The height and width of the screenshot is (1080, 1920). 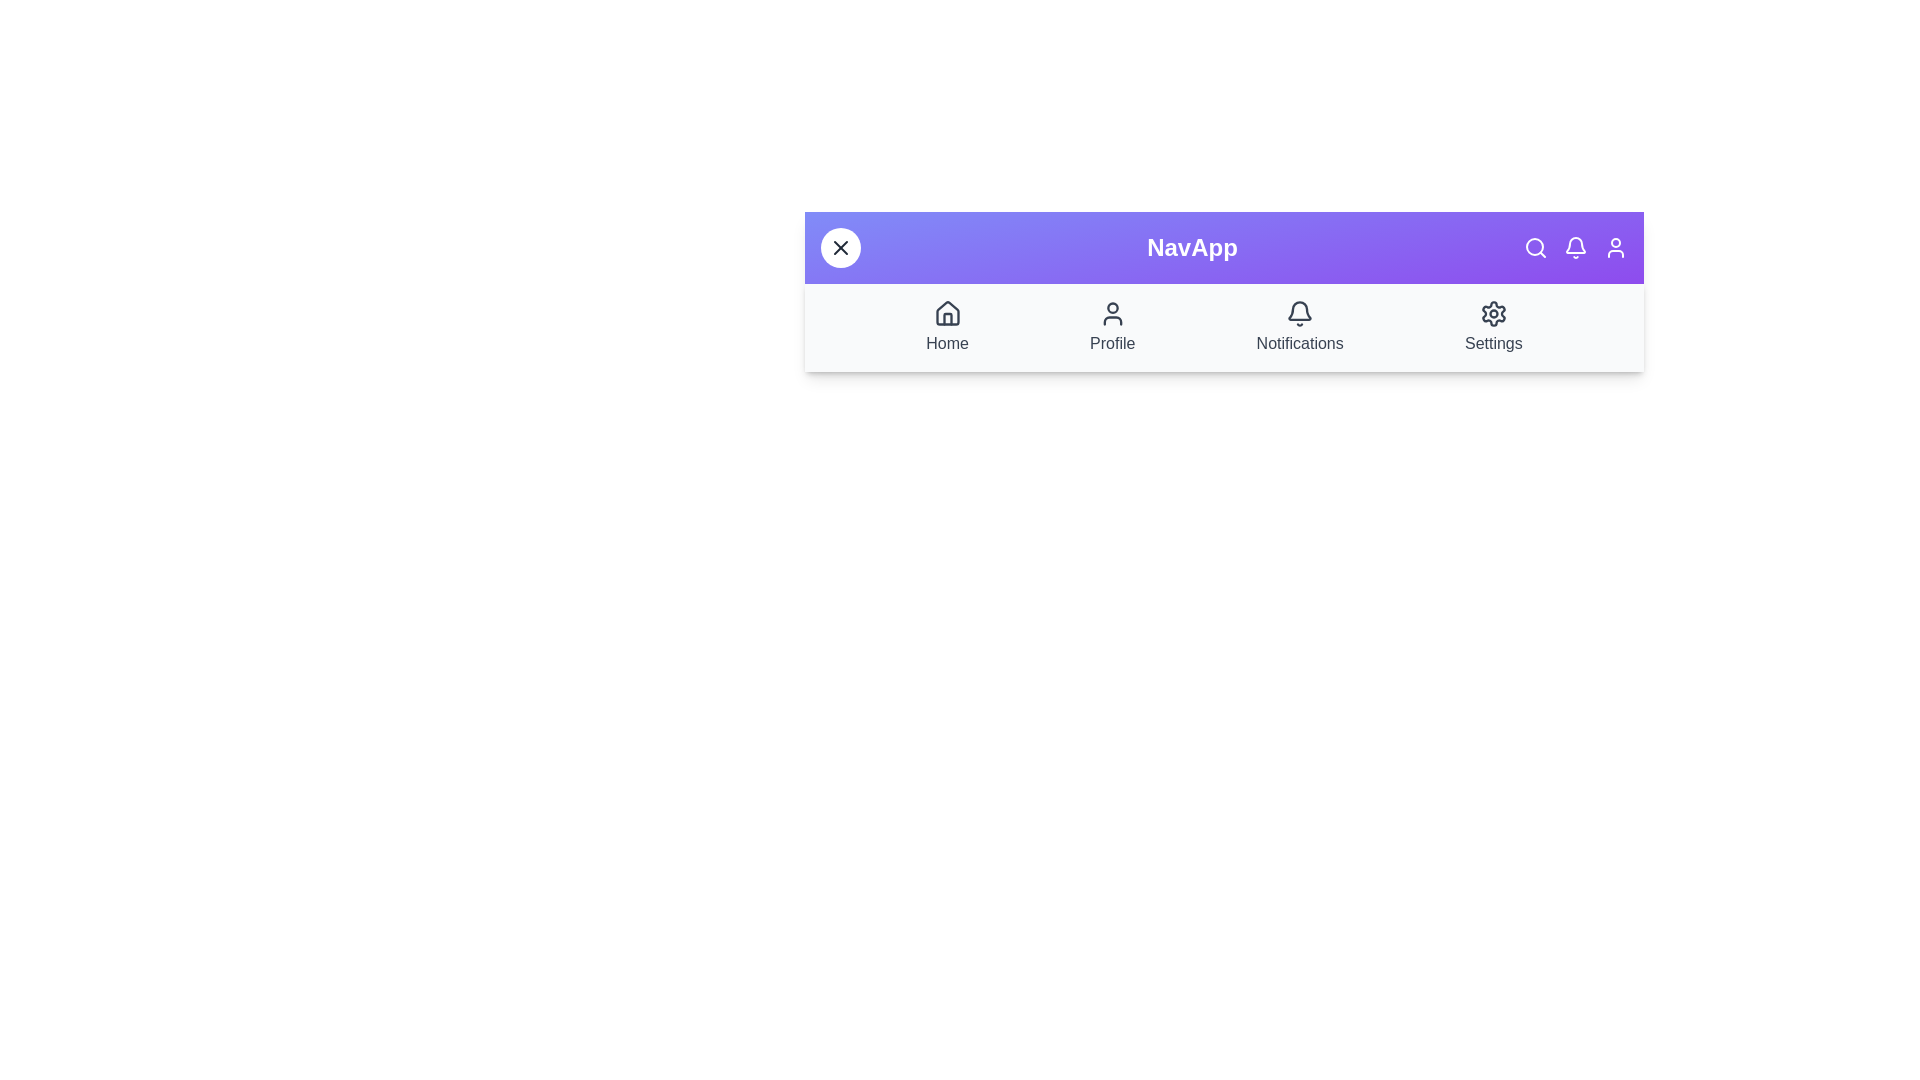 What do you see at coordinates (1574, 246) in the screenshot?
I see `the header icon Bell` at bounding box center [1574, 246].